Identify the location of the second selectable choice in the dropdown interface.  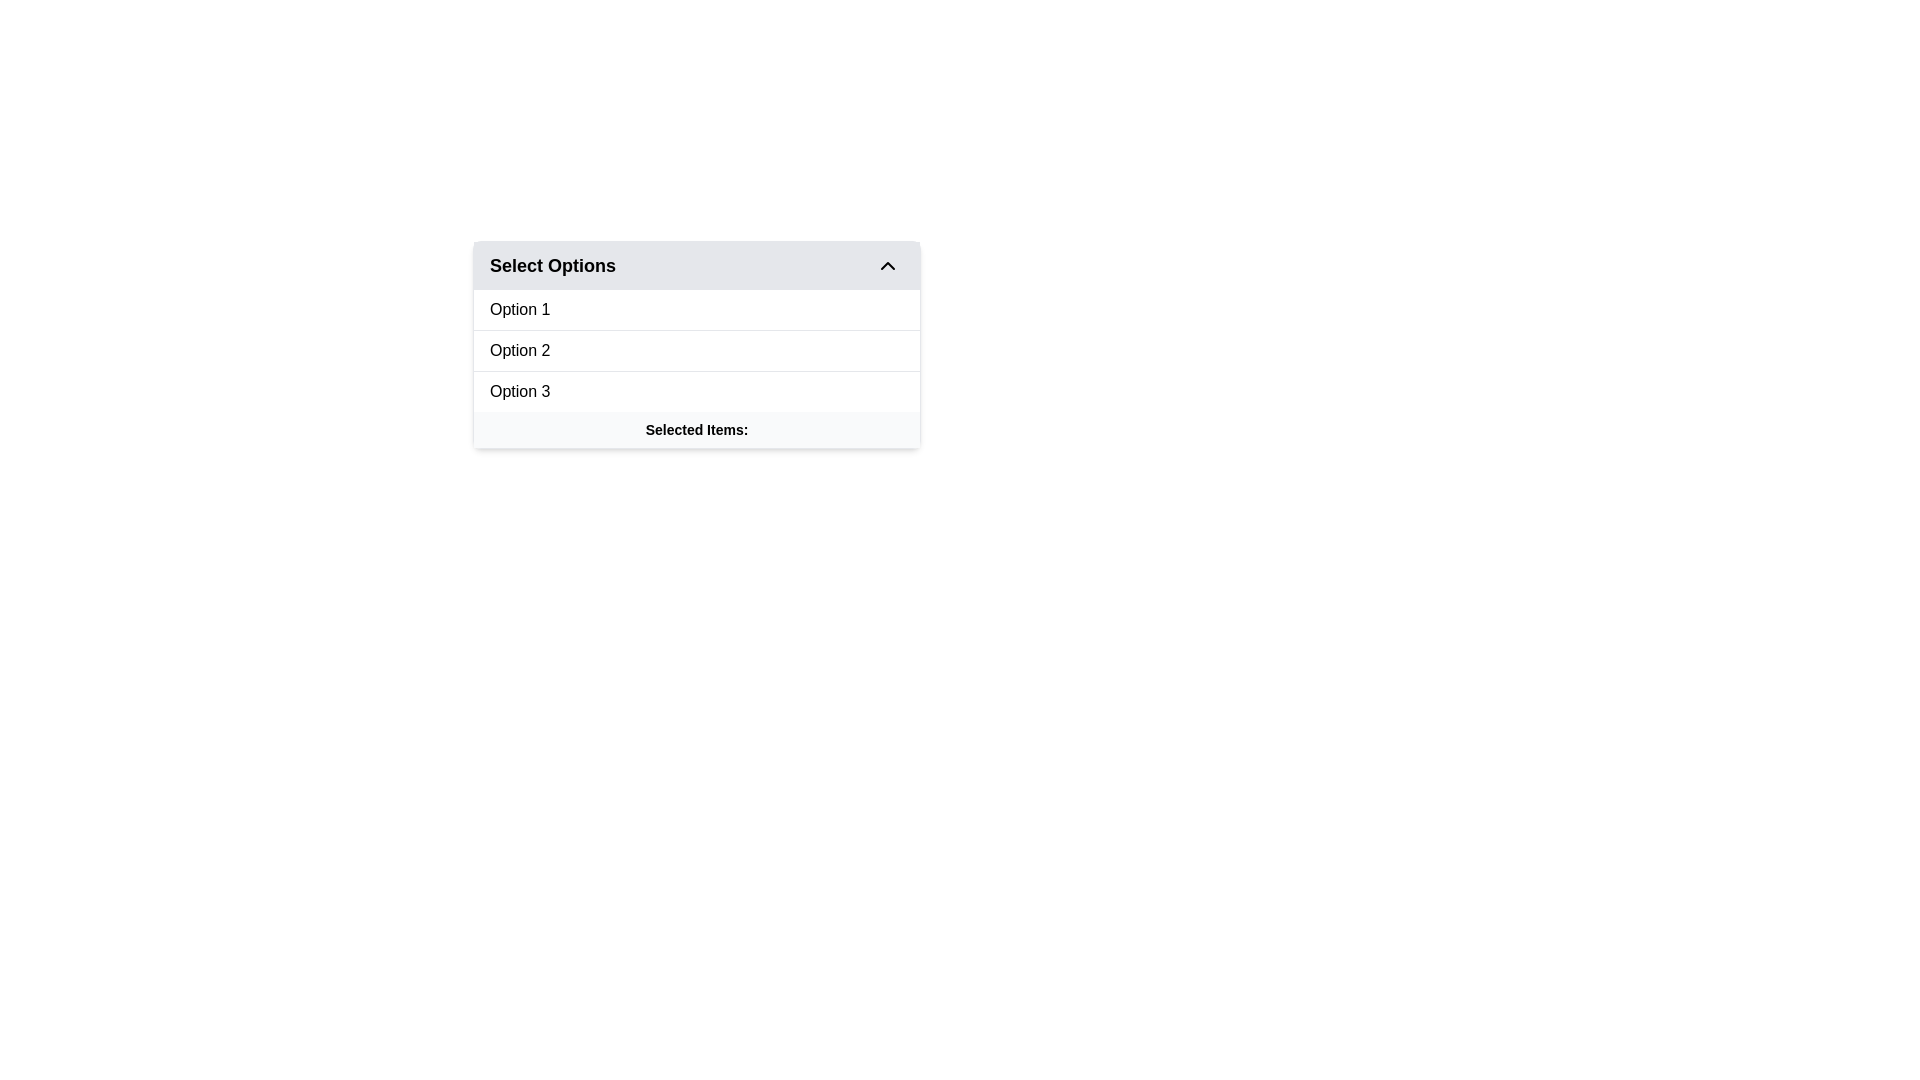
(696, 343).